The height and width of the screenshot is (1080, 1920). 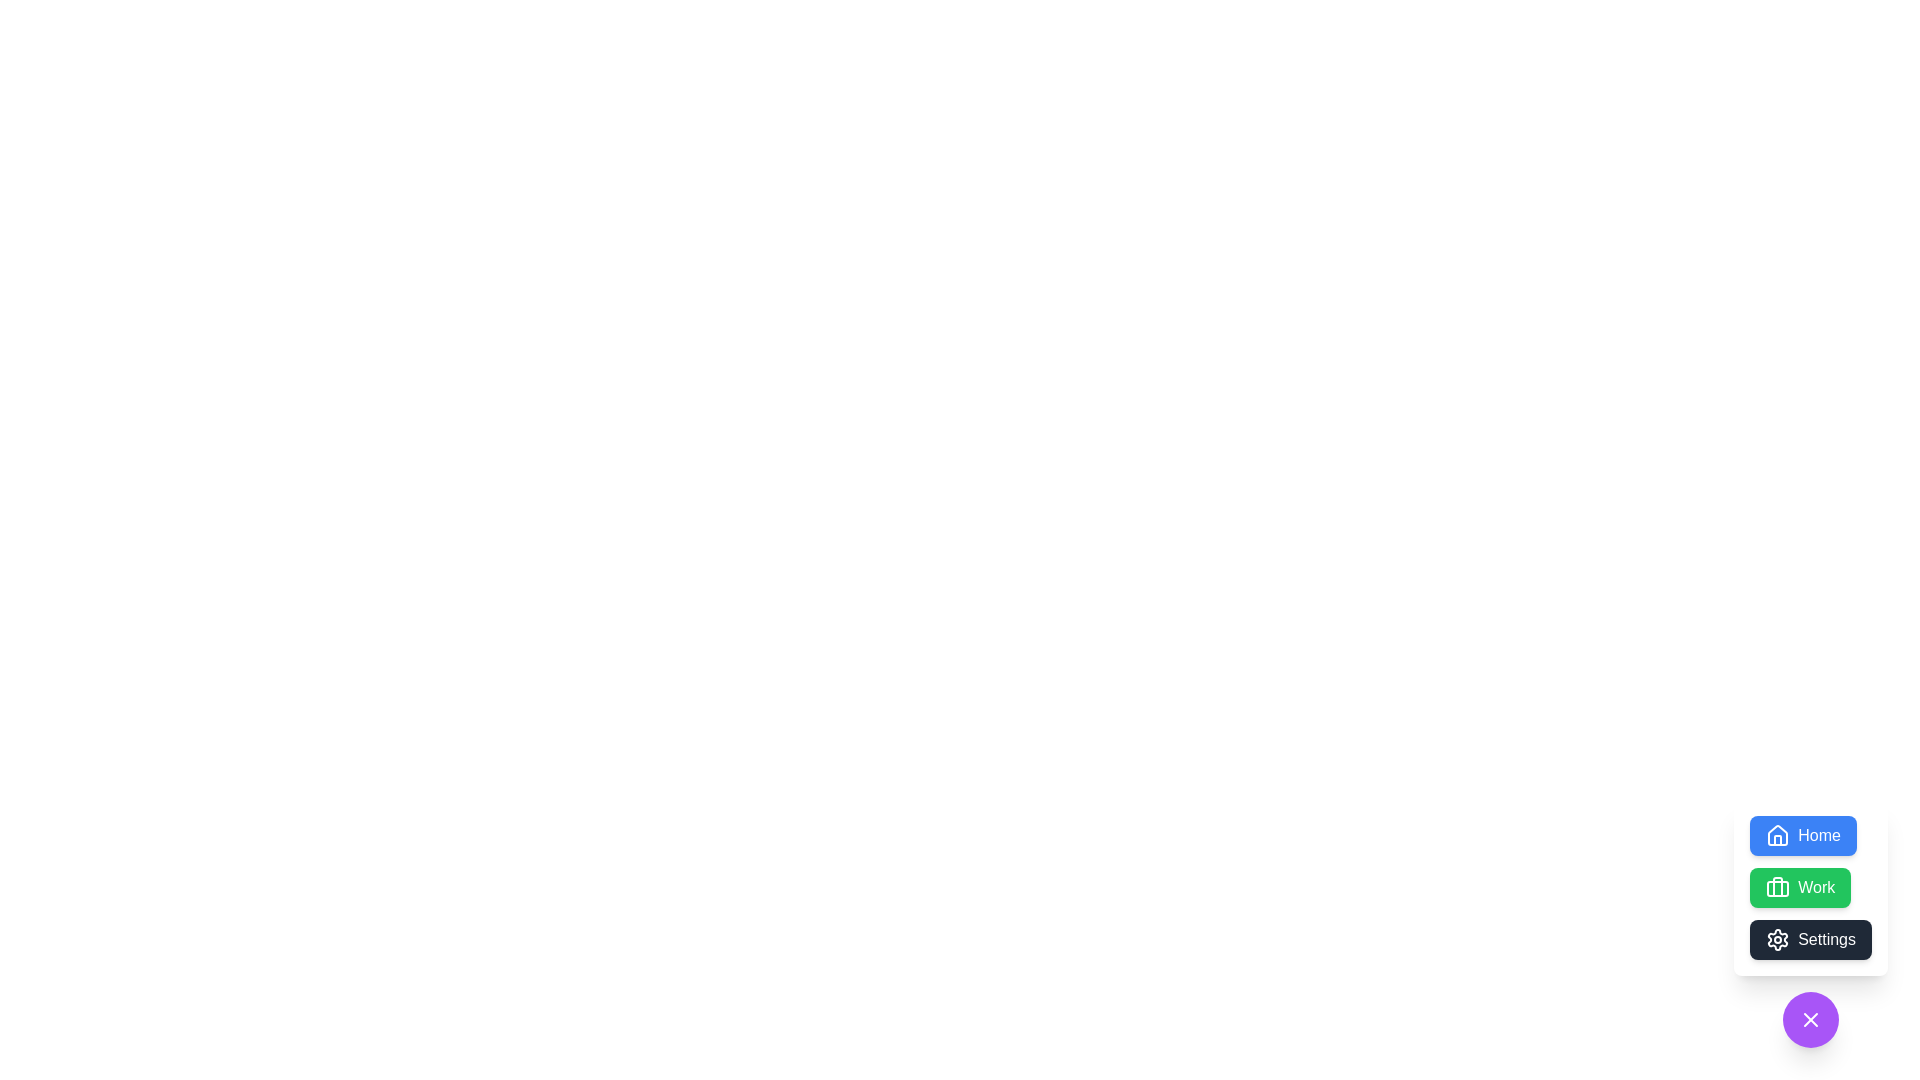 What do you see at coordinates (1778, 835) in the screenshot?
I see `the central roof section of the minimalistic house icon within the 'Home' button` at bounding box center [1778, 835].